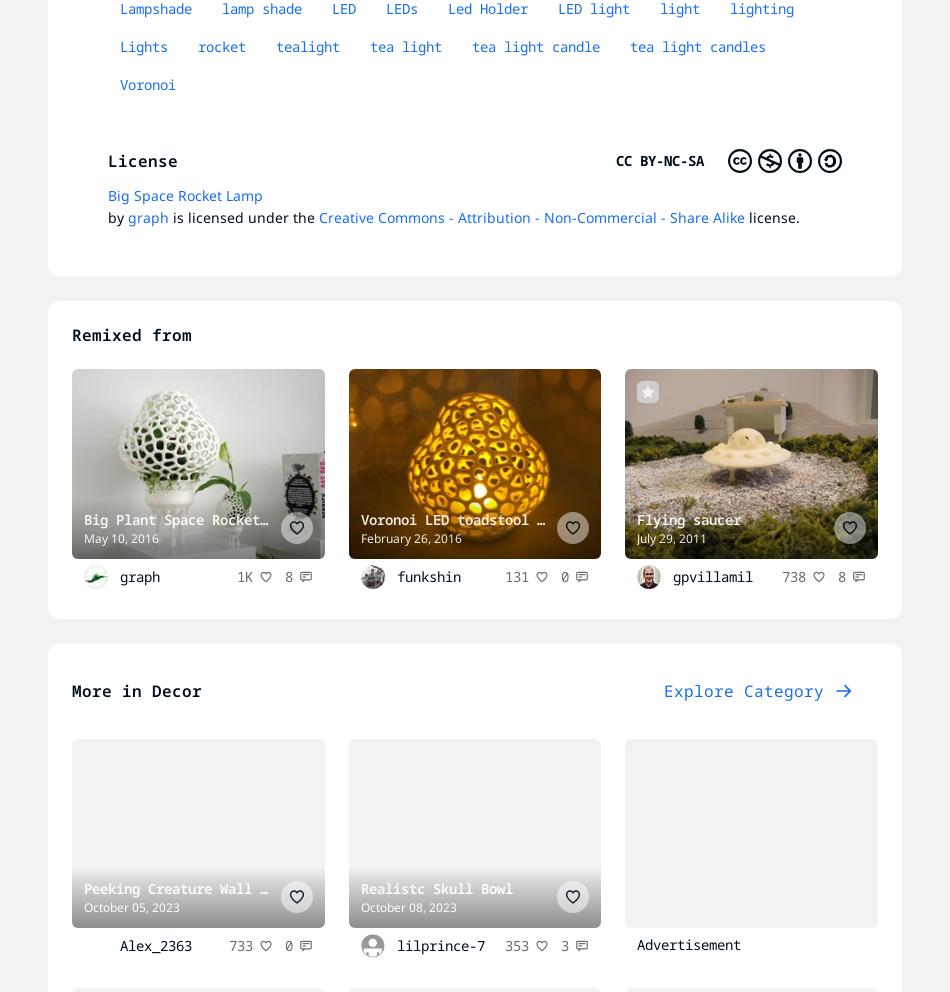 Image resolution: width=950 pixels, height=992 pixels. Describe the element at coordinates (306, 46) in the screenshot. I see `'tealight'` at that location.